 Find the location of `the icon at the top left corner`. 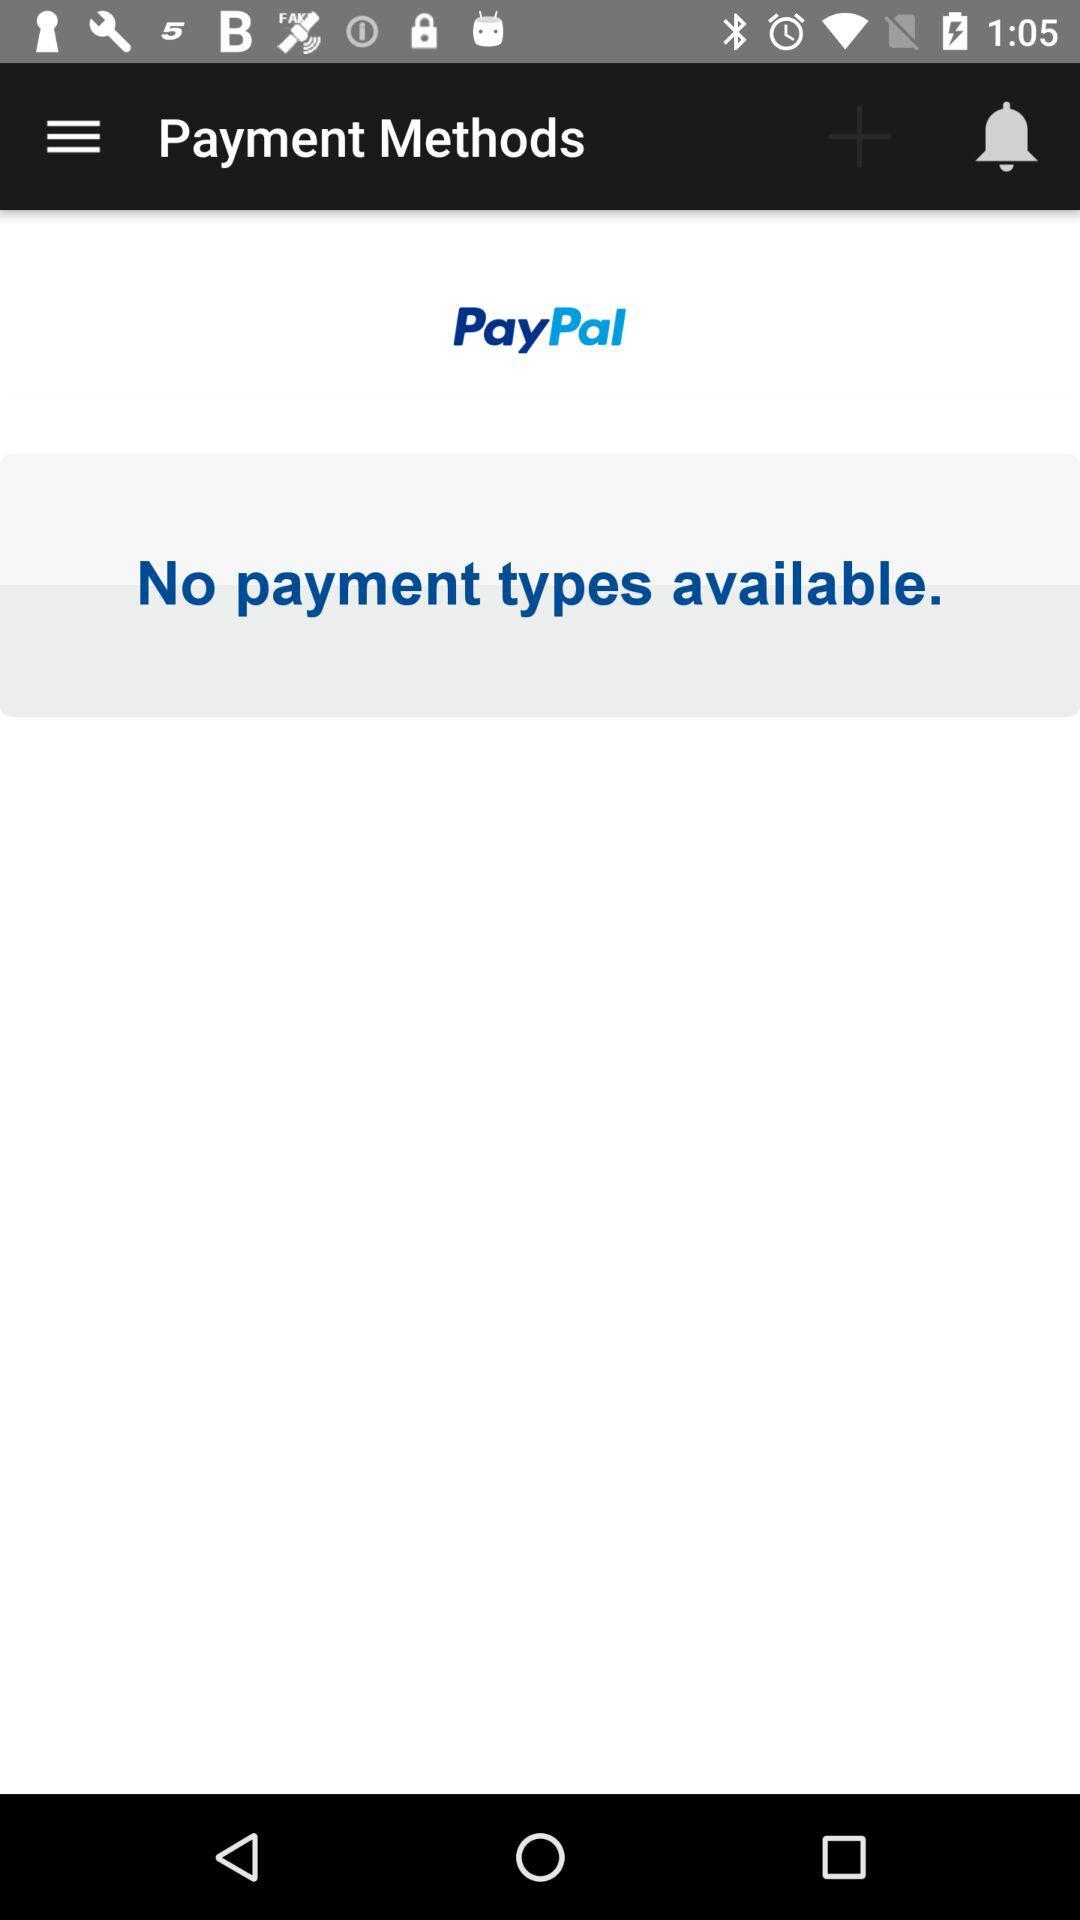

the icon at the top left corner is located at coordinates (72, 135).